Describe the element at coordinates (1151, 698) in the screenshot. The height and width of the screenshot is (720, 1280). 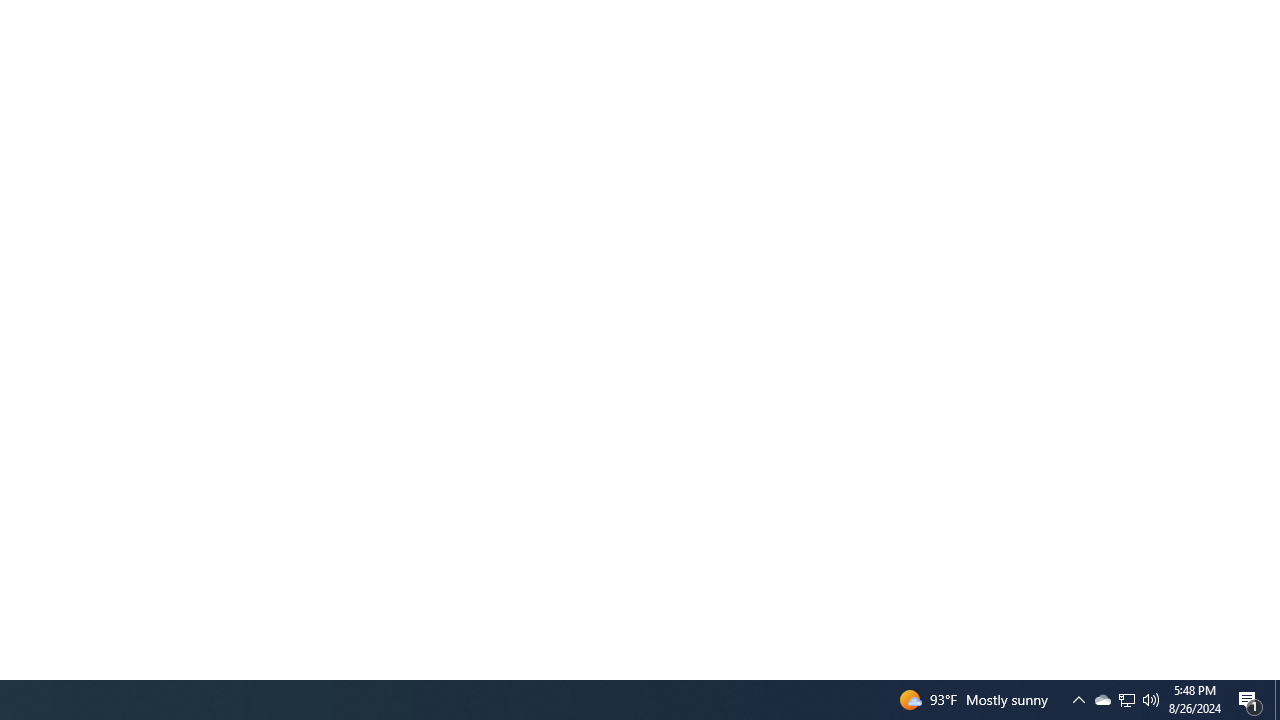
I see `'User Promoted Notification Area'` at that location.